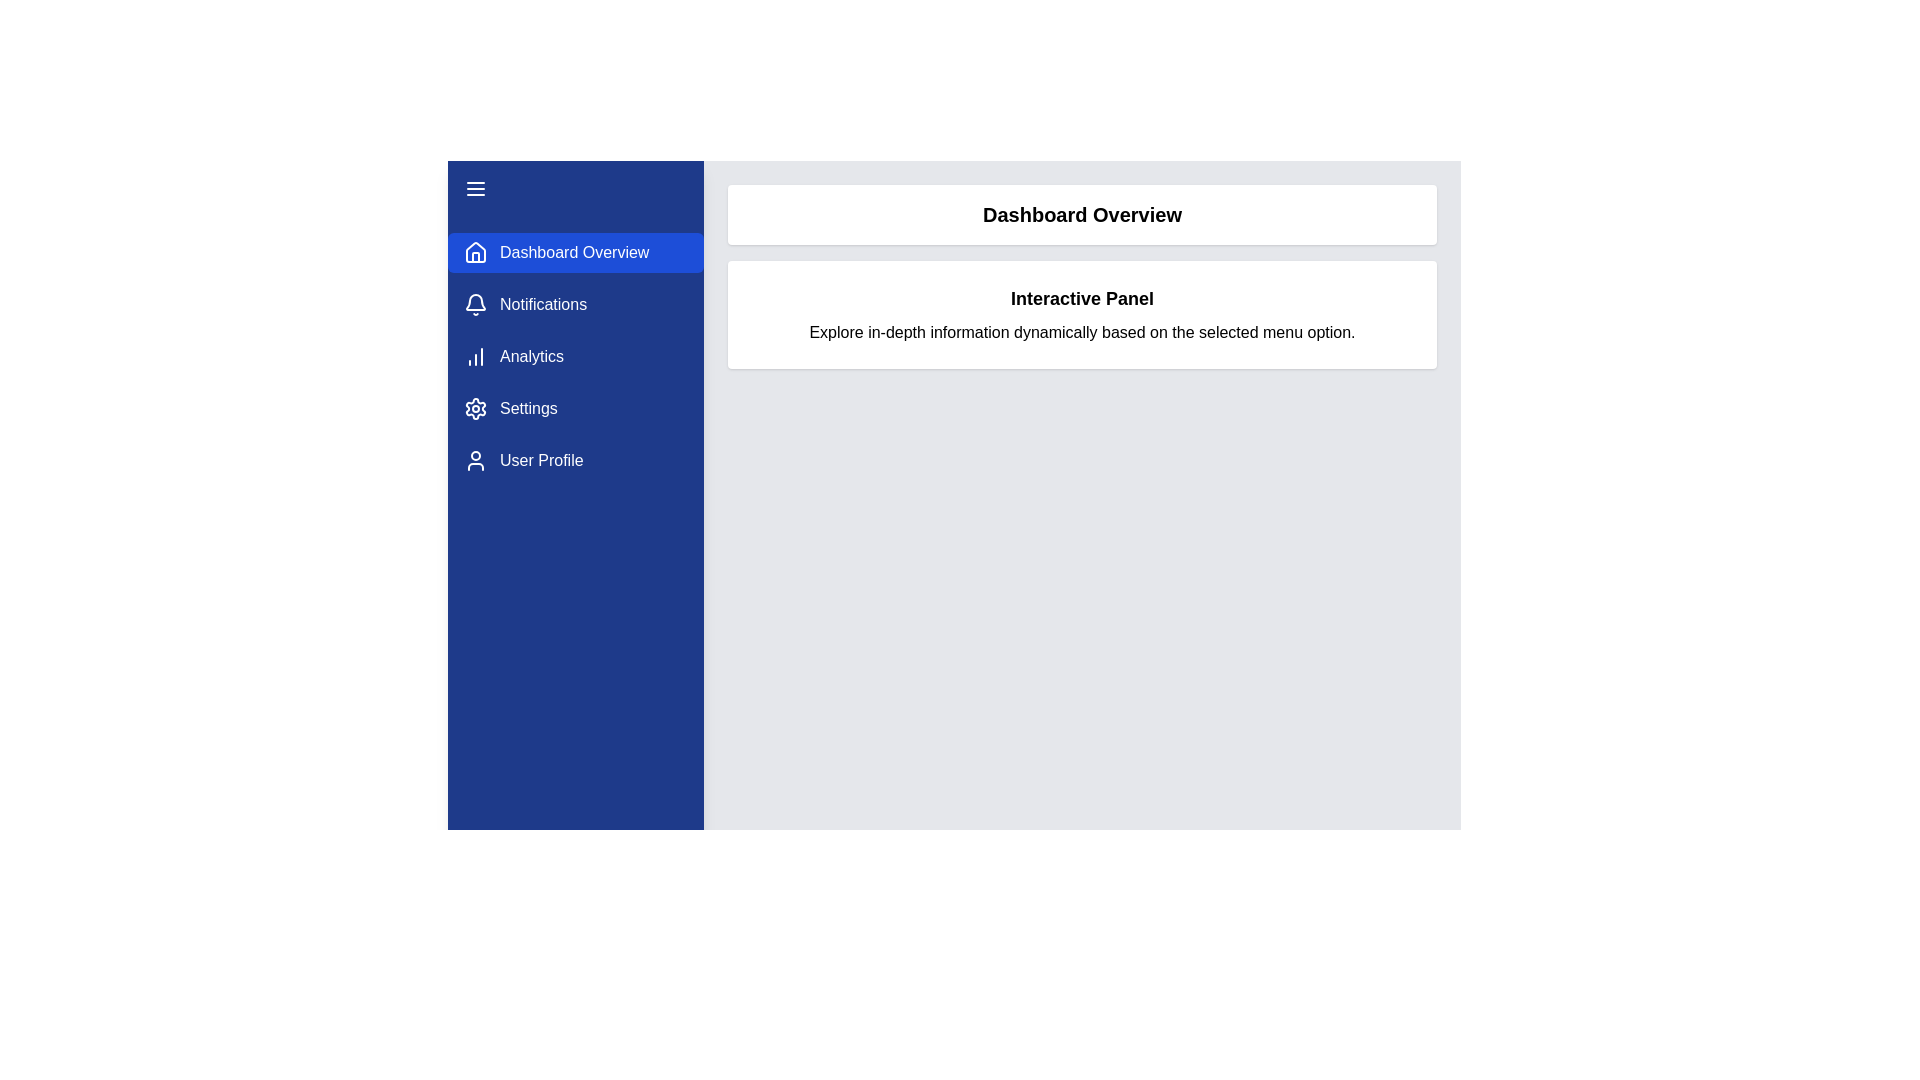  Describe the element at coordinates (575, 252) in the screenshot. I see `the 'Dashboard Overview' button` at that location.